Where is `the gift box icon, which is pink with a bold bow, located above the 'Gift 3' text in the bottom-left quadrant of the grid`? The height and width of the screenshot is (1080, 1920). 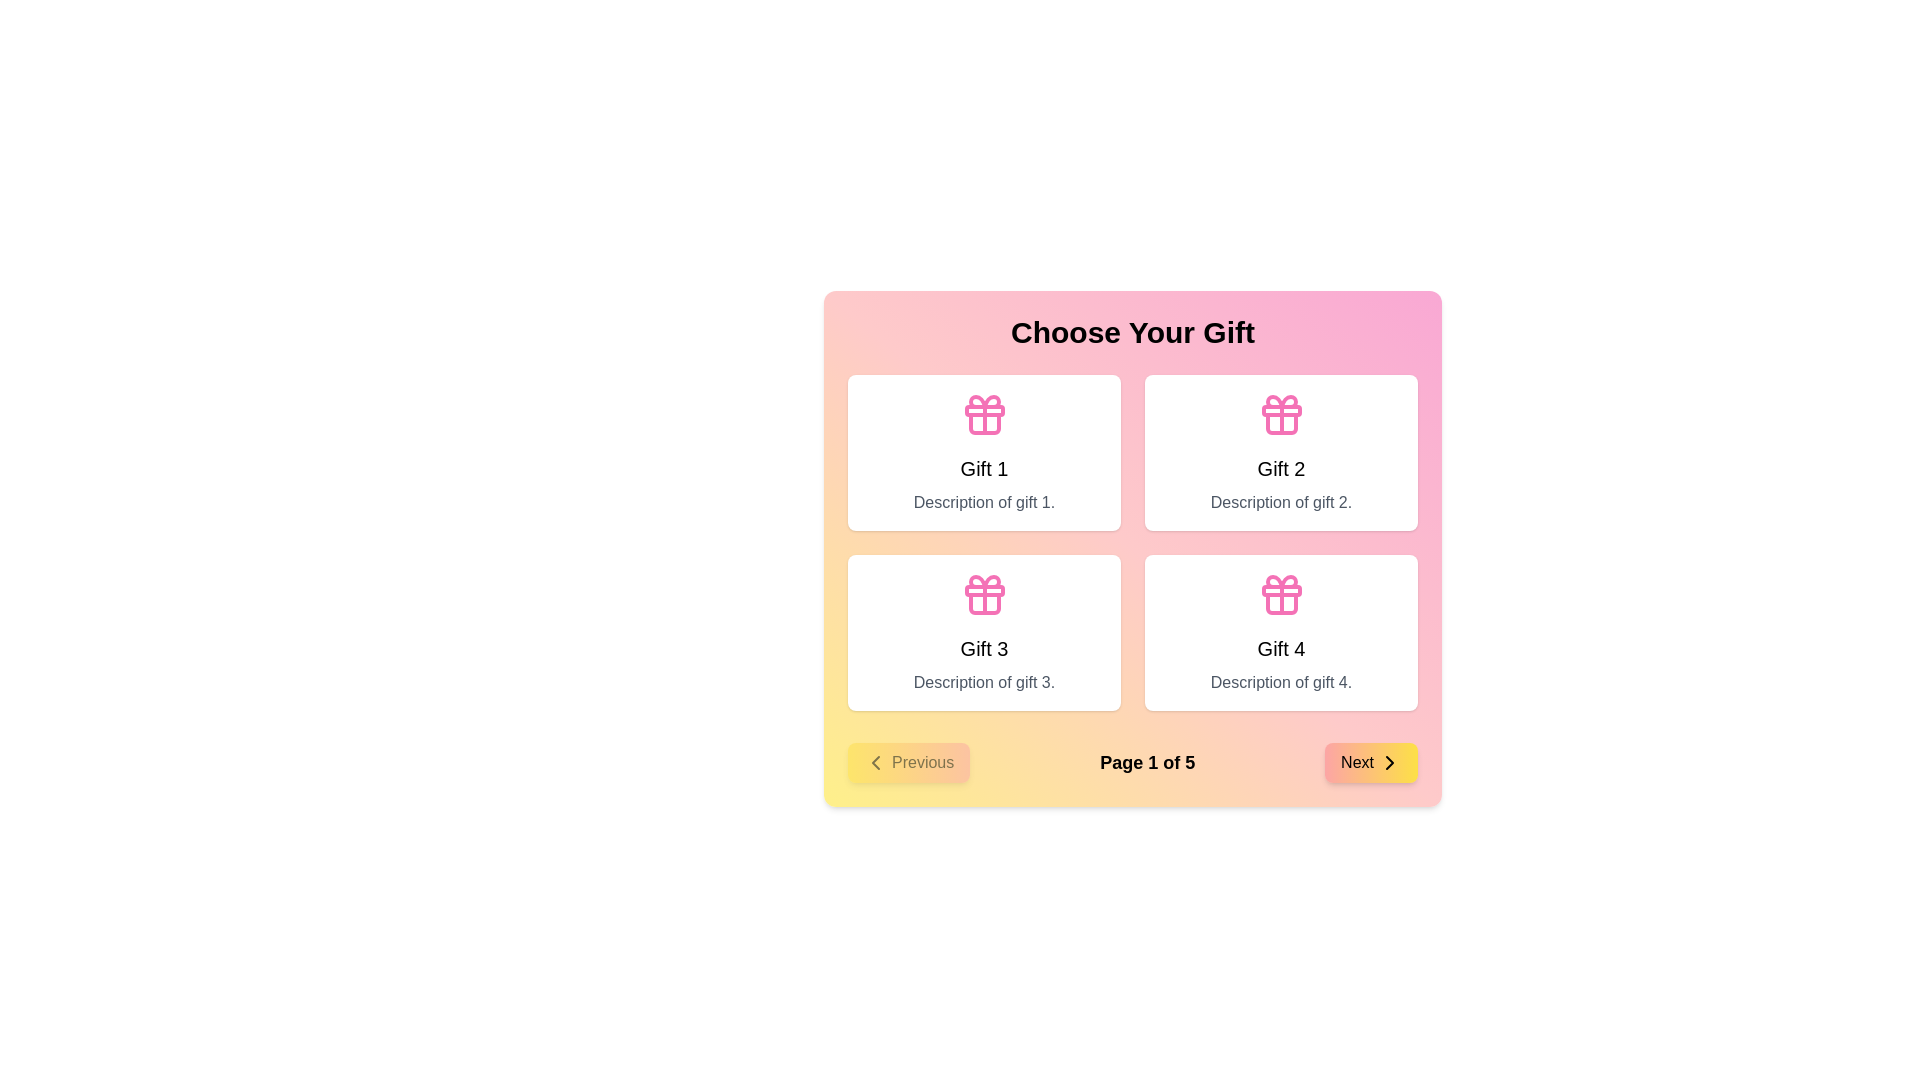 the gift box icon, which is pink with a bold bow, located above the 'Gift 3' text in the bottom-left quadrant of the grid is located at coordinates (984, 593).